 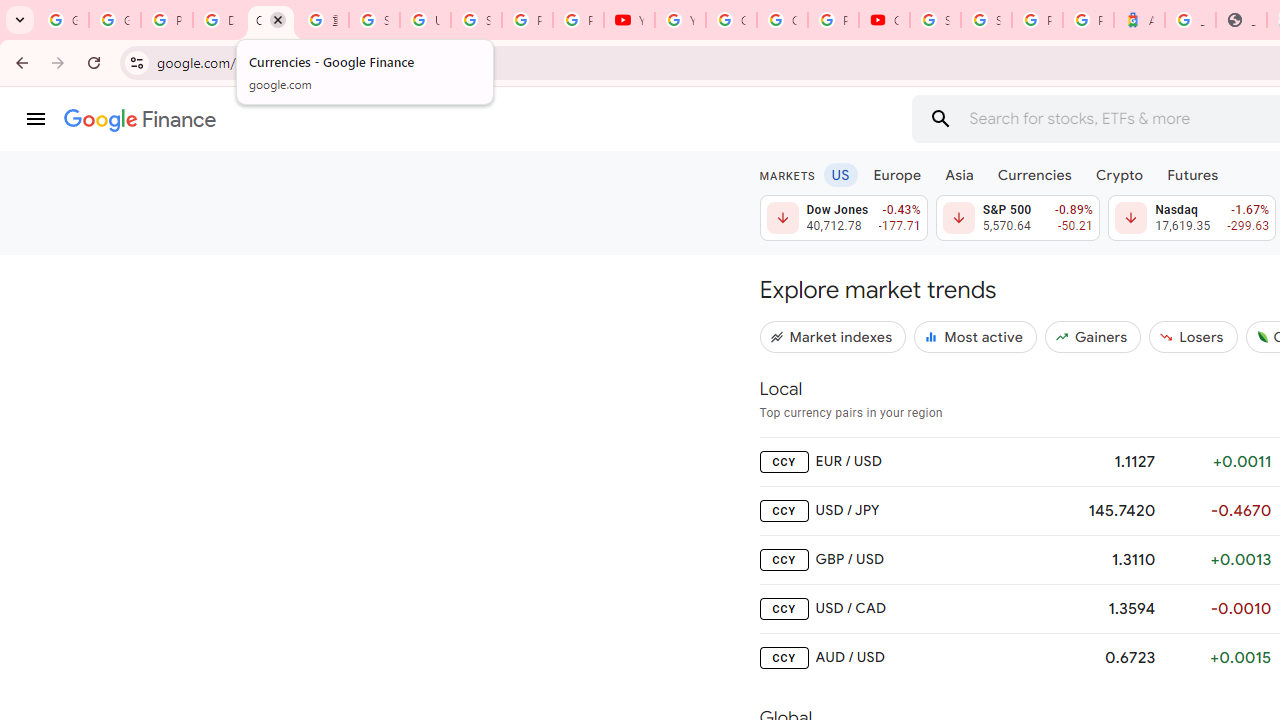 I want to click on 'Currencies - Google Finance', so click(x=269, y=20).